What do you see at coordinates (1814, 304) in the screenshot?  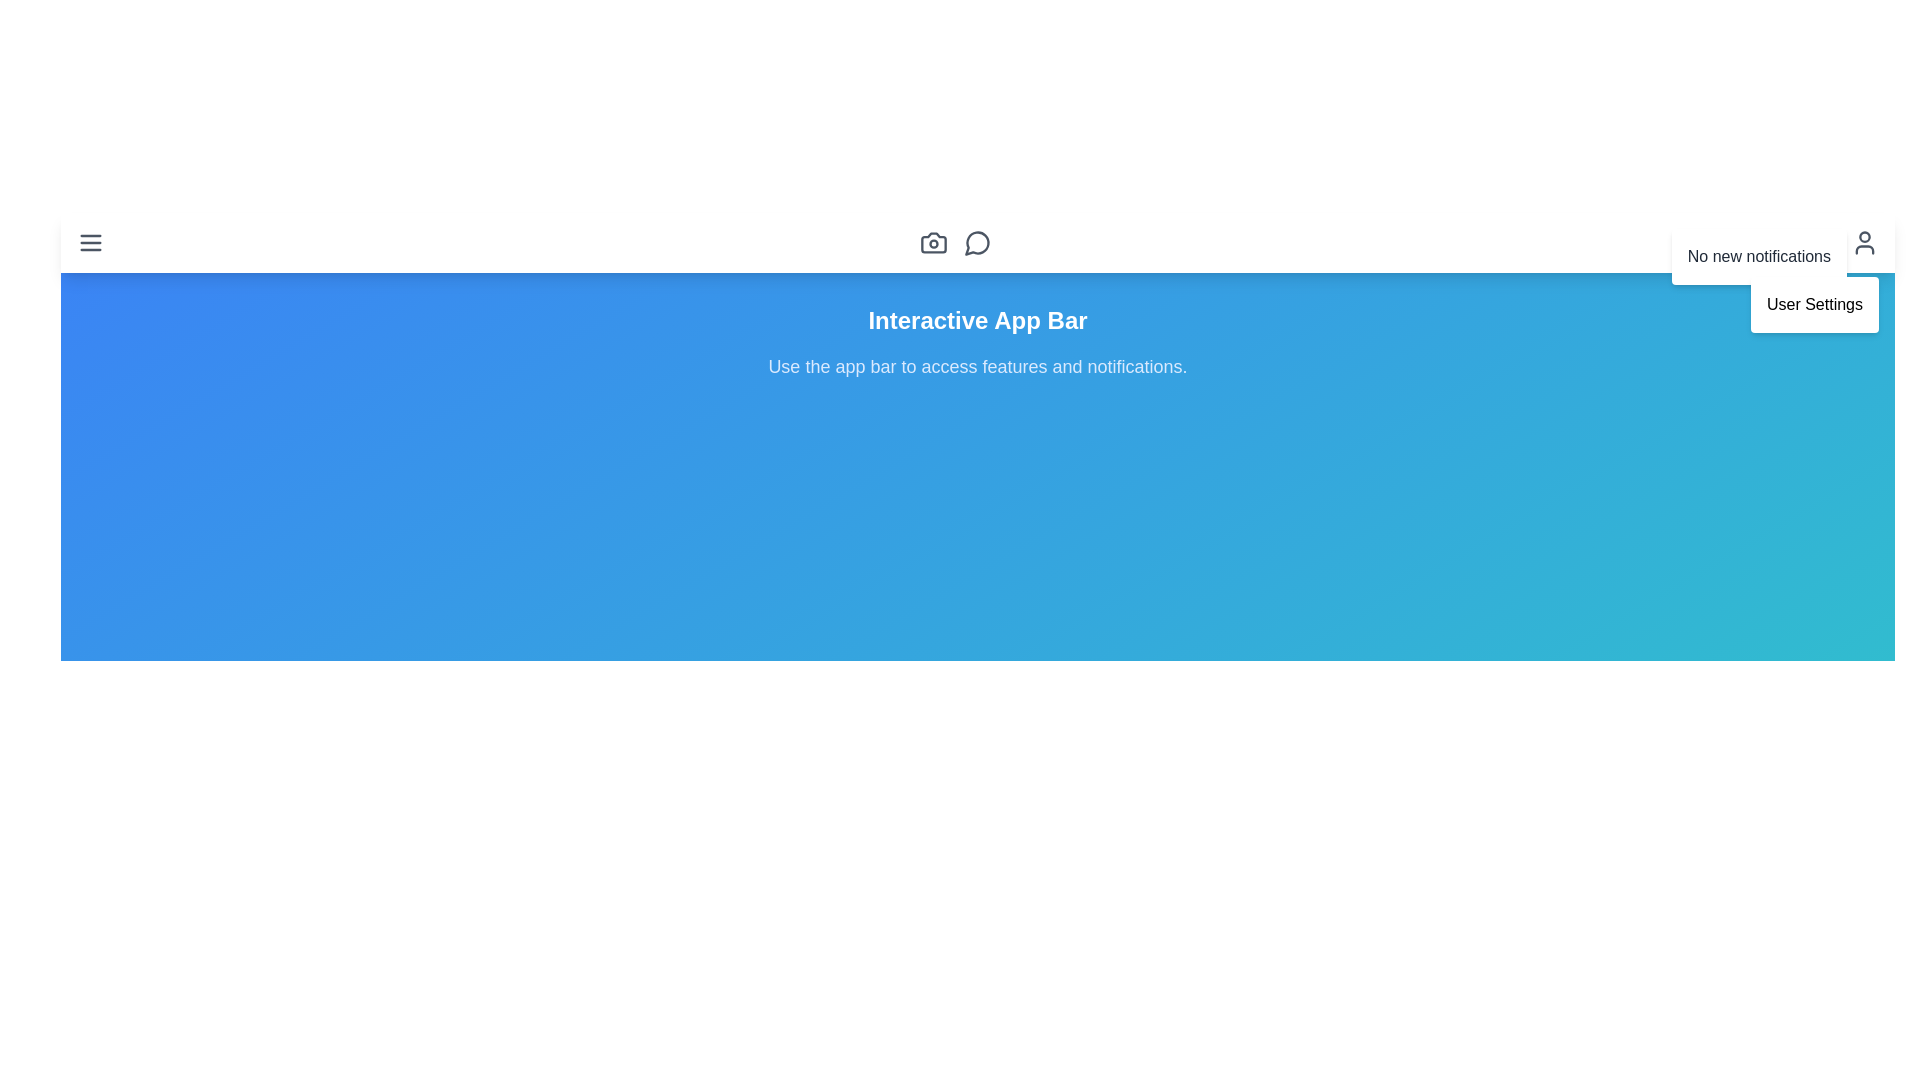 I see `the 'User Settings' option in the dropdown menu` at bounding box center [1814, 304].